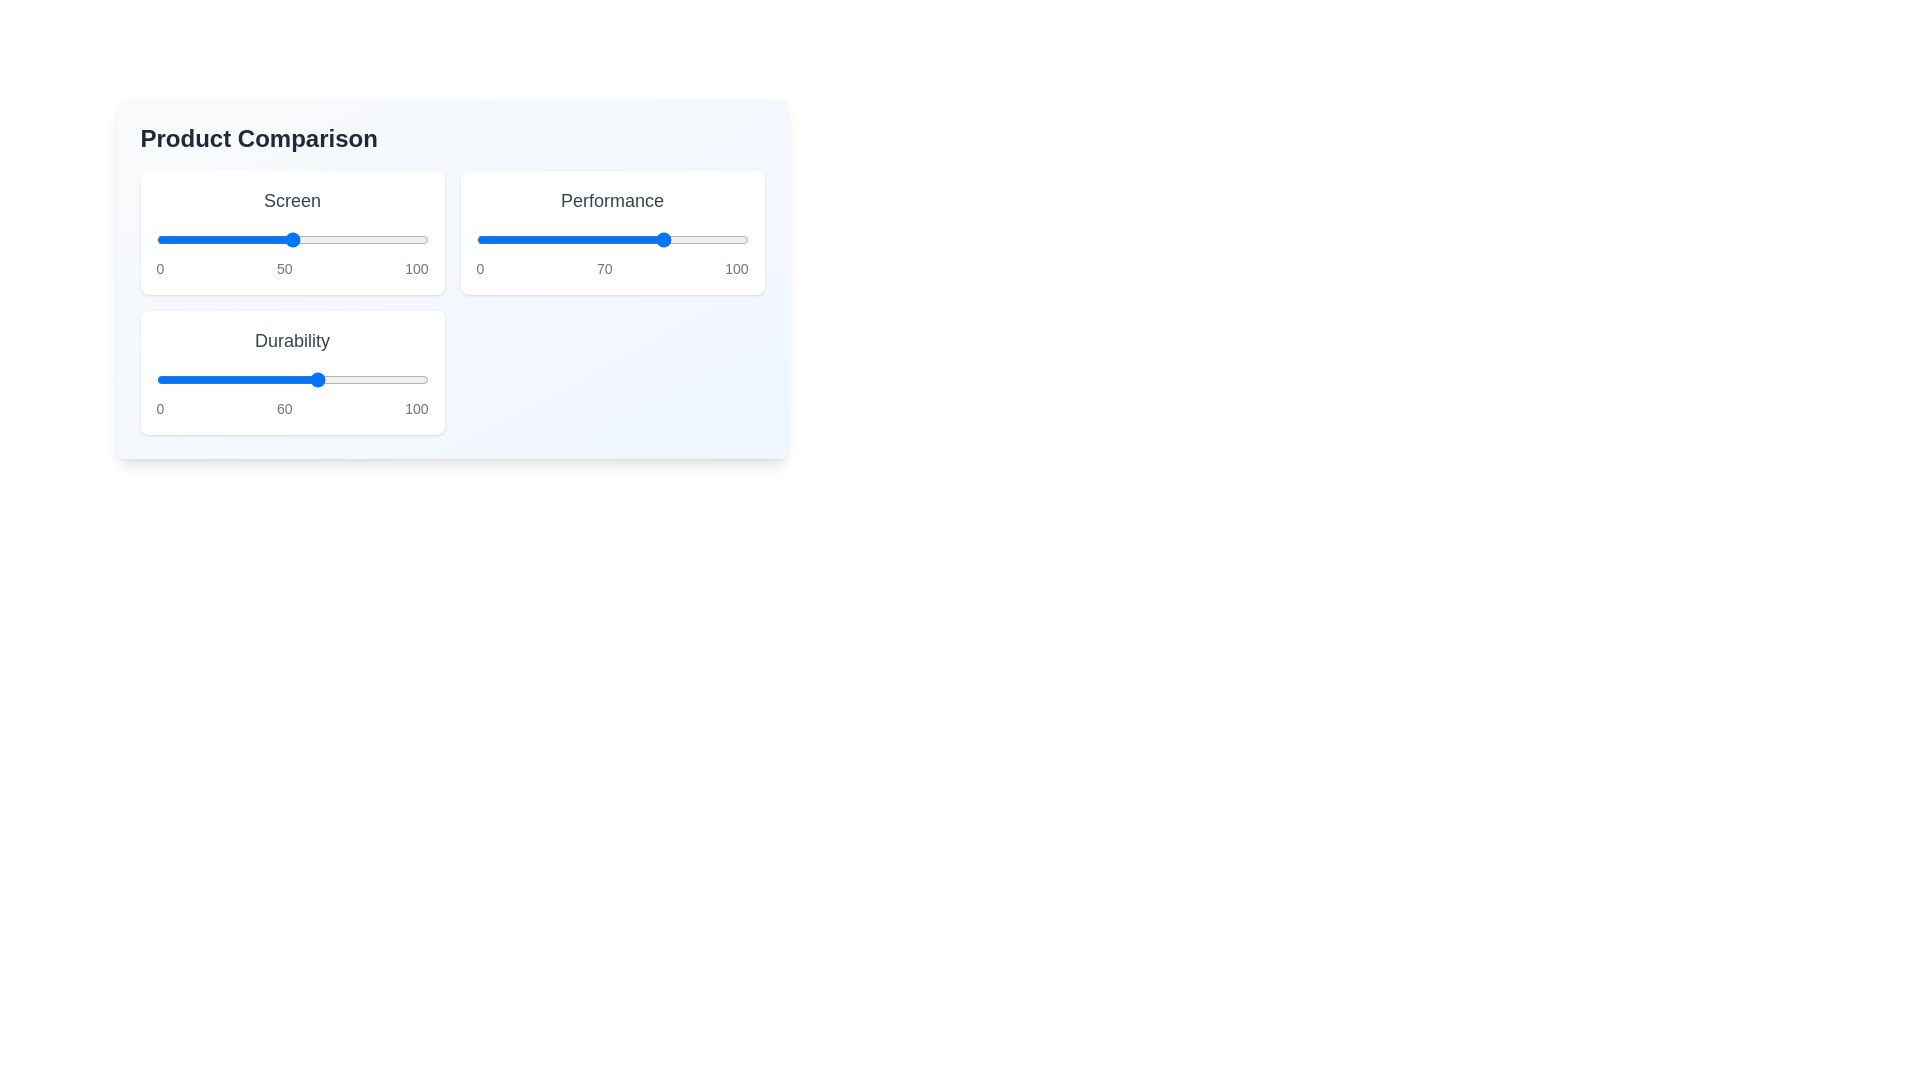 The width and height of the screenshot is (1920, 1080). I want to click on the 'Durability' slider to 16, so click(200, 380).